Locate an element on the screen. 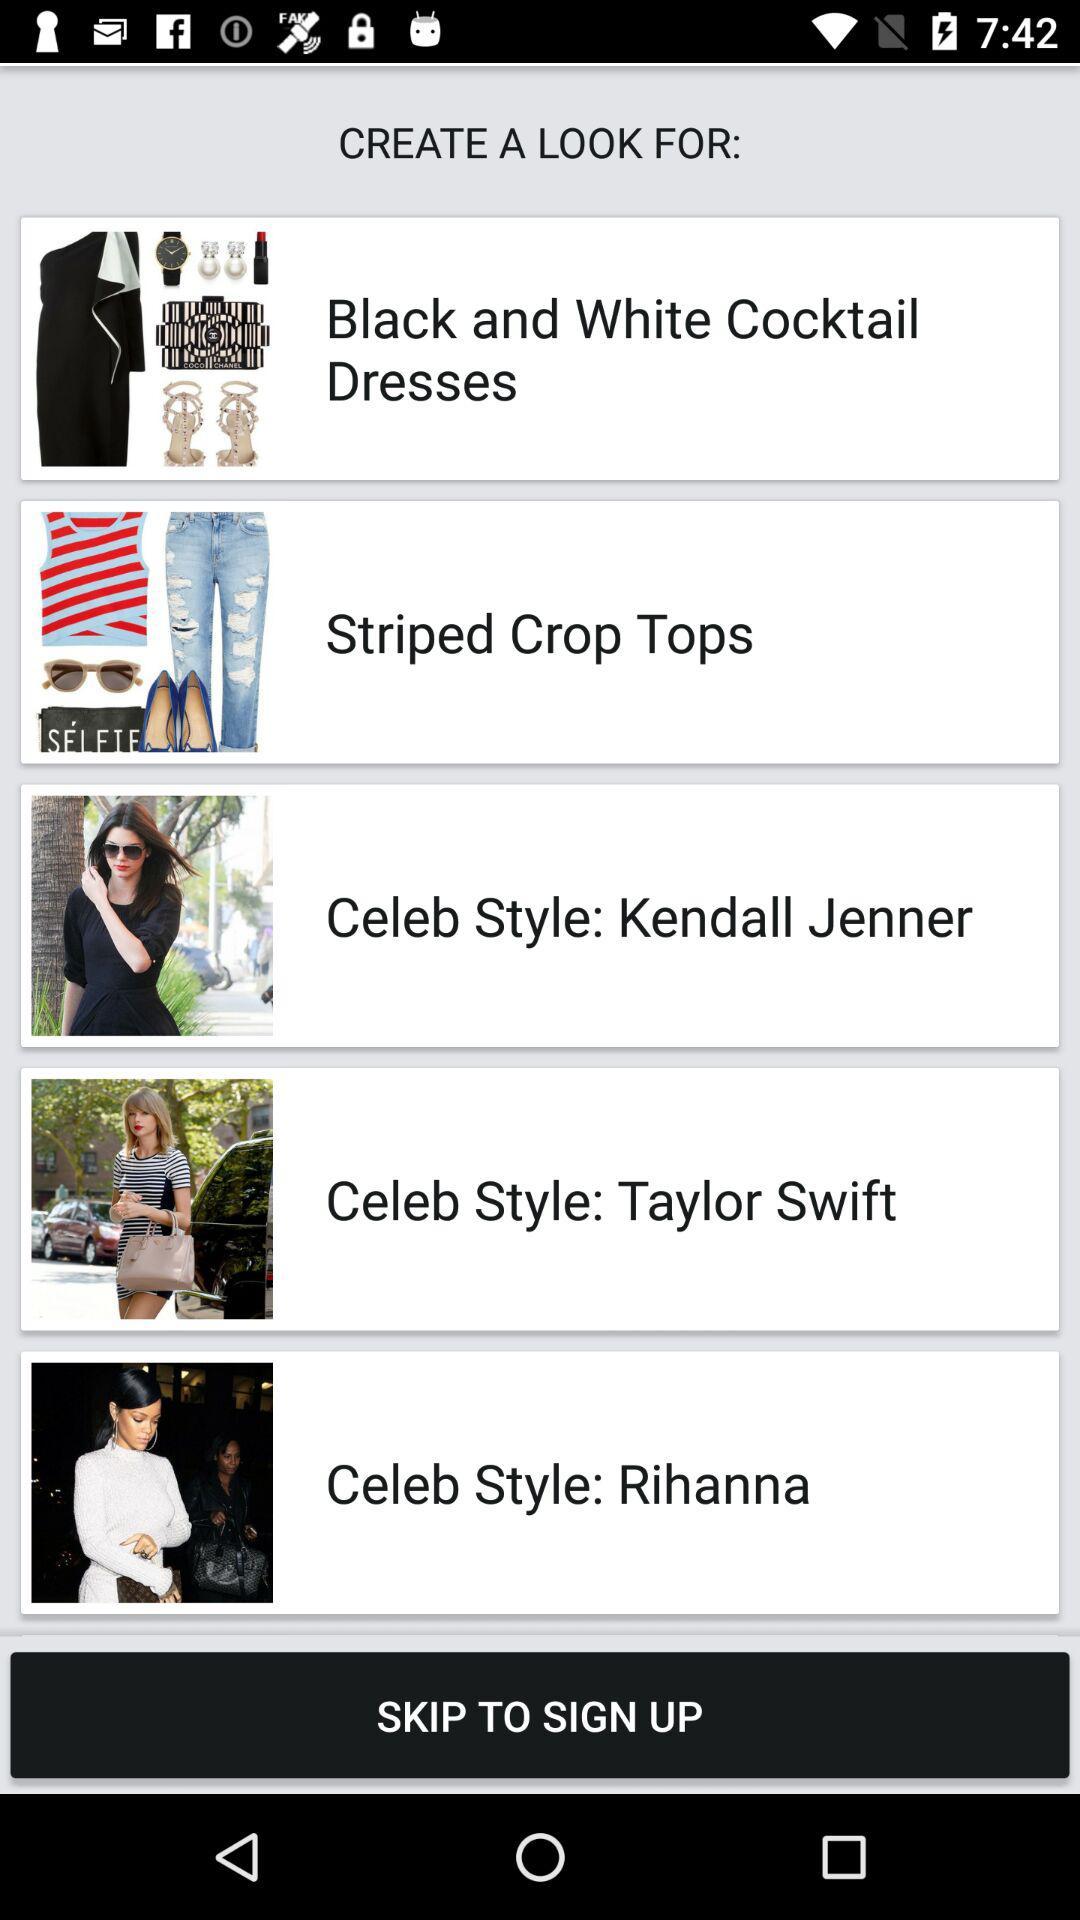  the black and white icon is located at coordinates (671, 348).